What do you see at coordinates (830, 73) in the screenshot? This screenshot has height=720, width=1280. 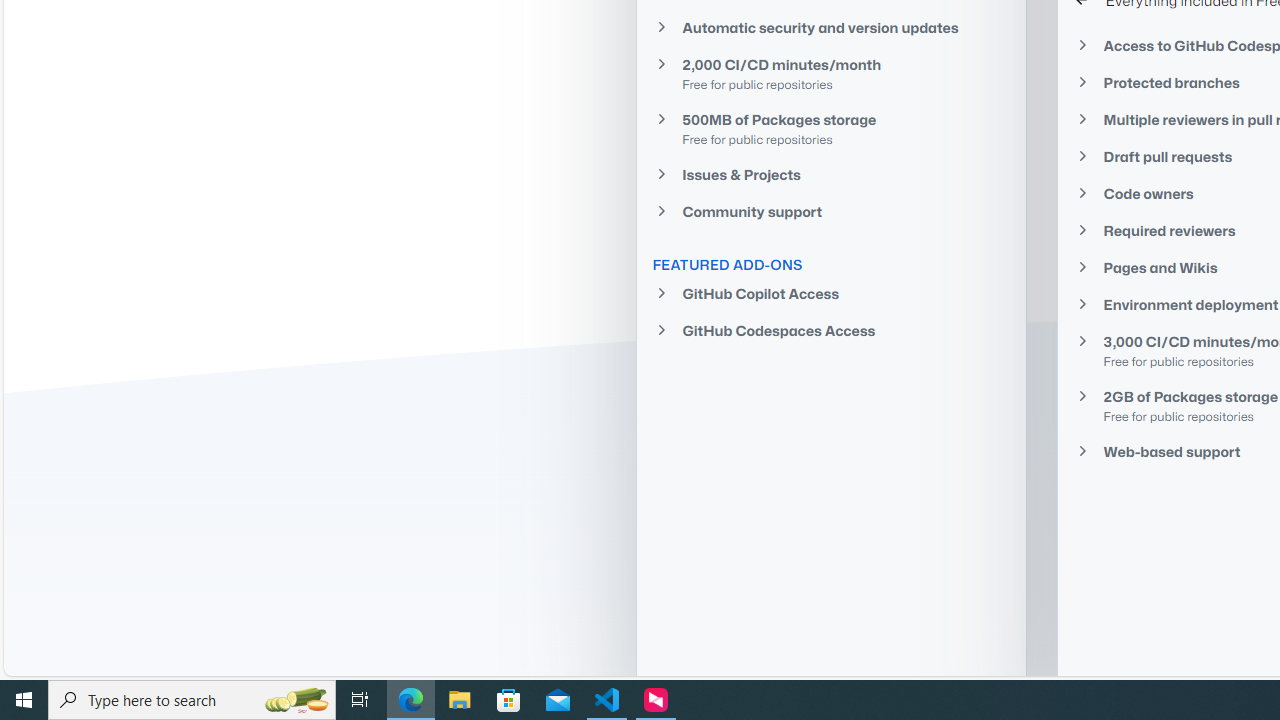 I see `'2,000 CI/CD minutes/month Free for public repositories'` at bounding box center [830, 73].